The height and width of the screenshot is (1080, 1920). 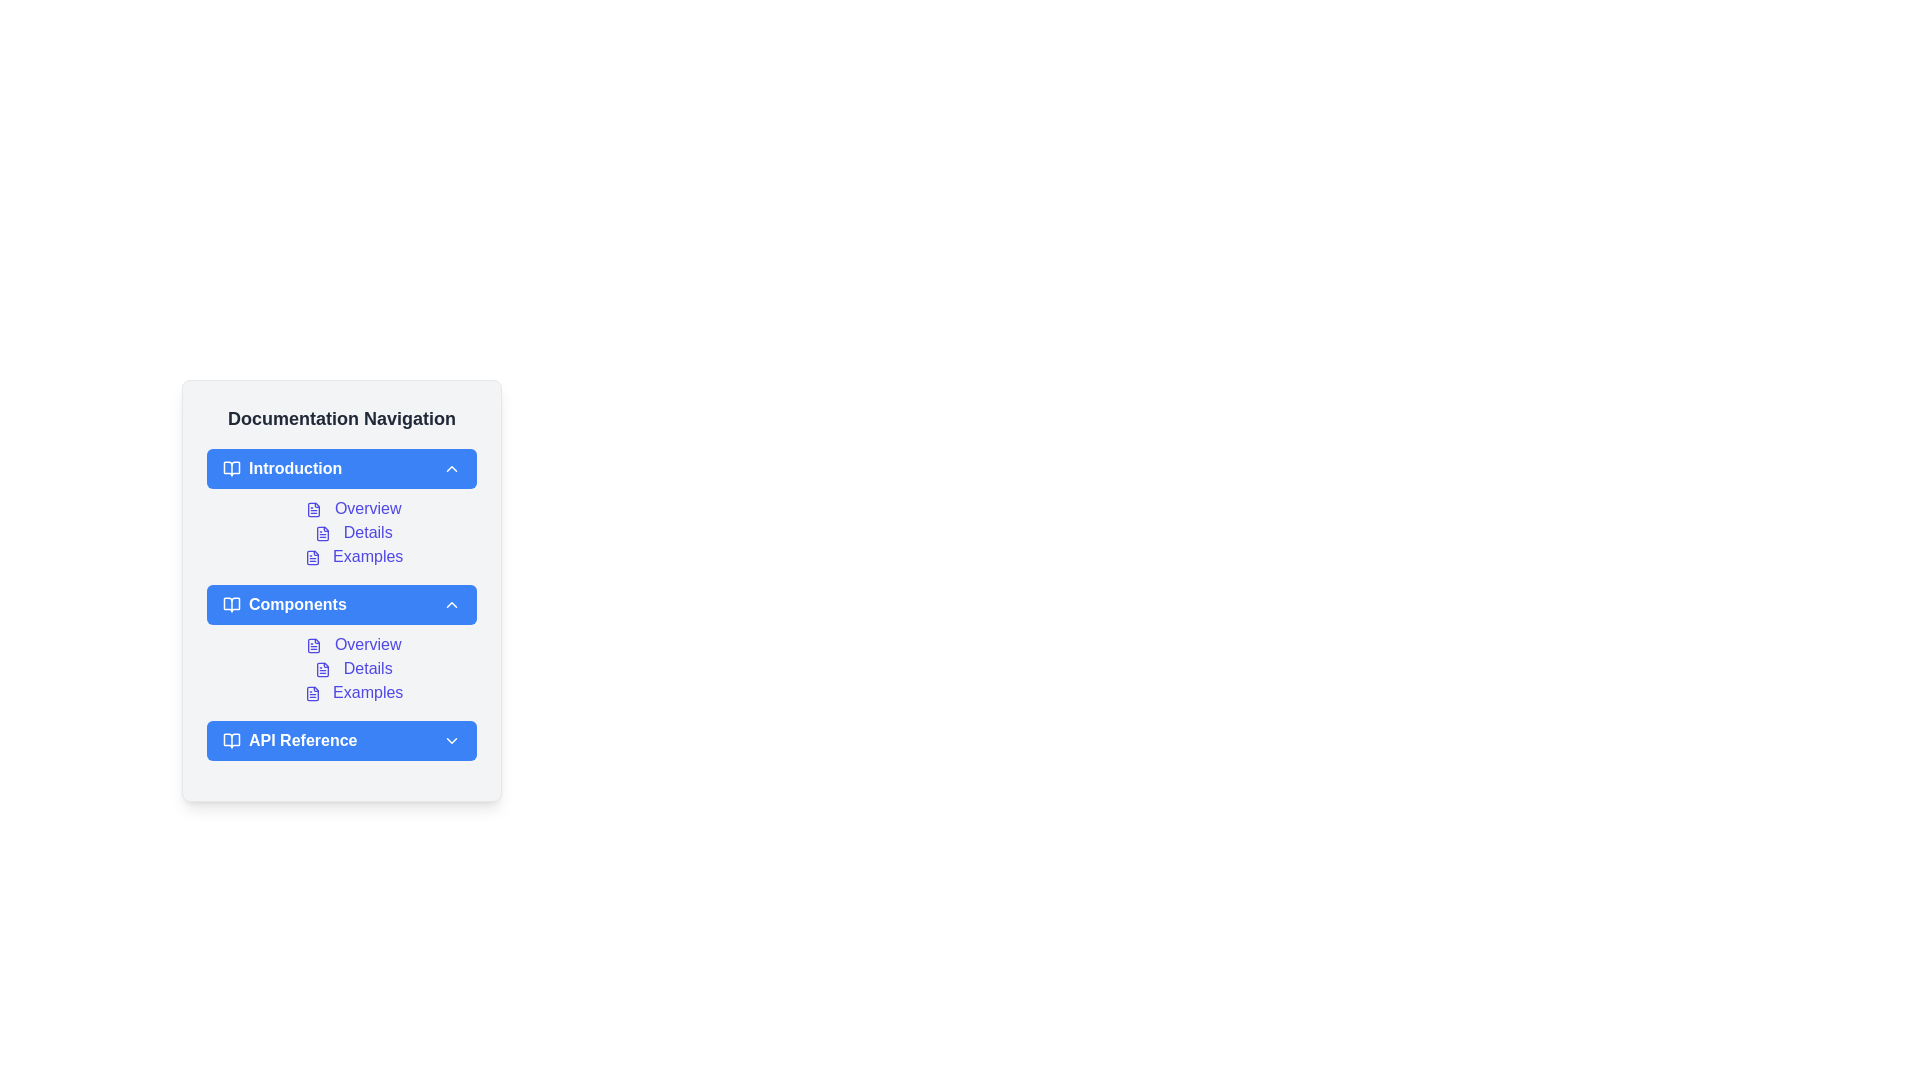 I want to click on the 'Components' button, which has a blue background, rounded corners, and white text, so click(x=341, y=604).